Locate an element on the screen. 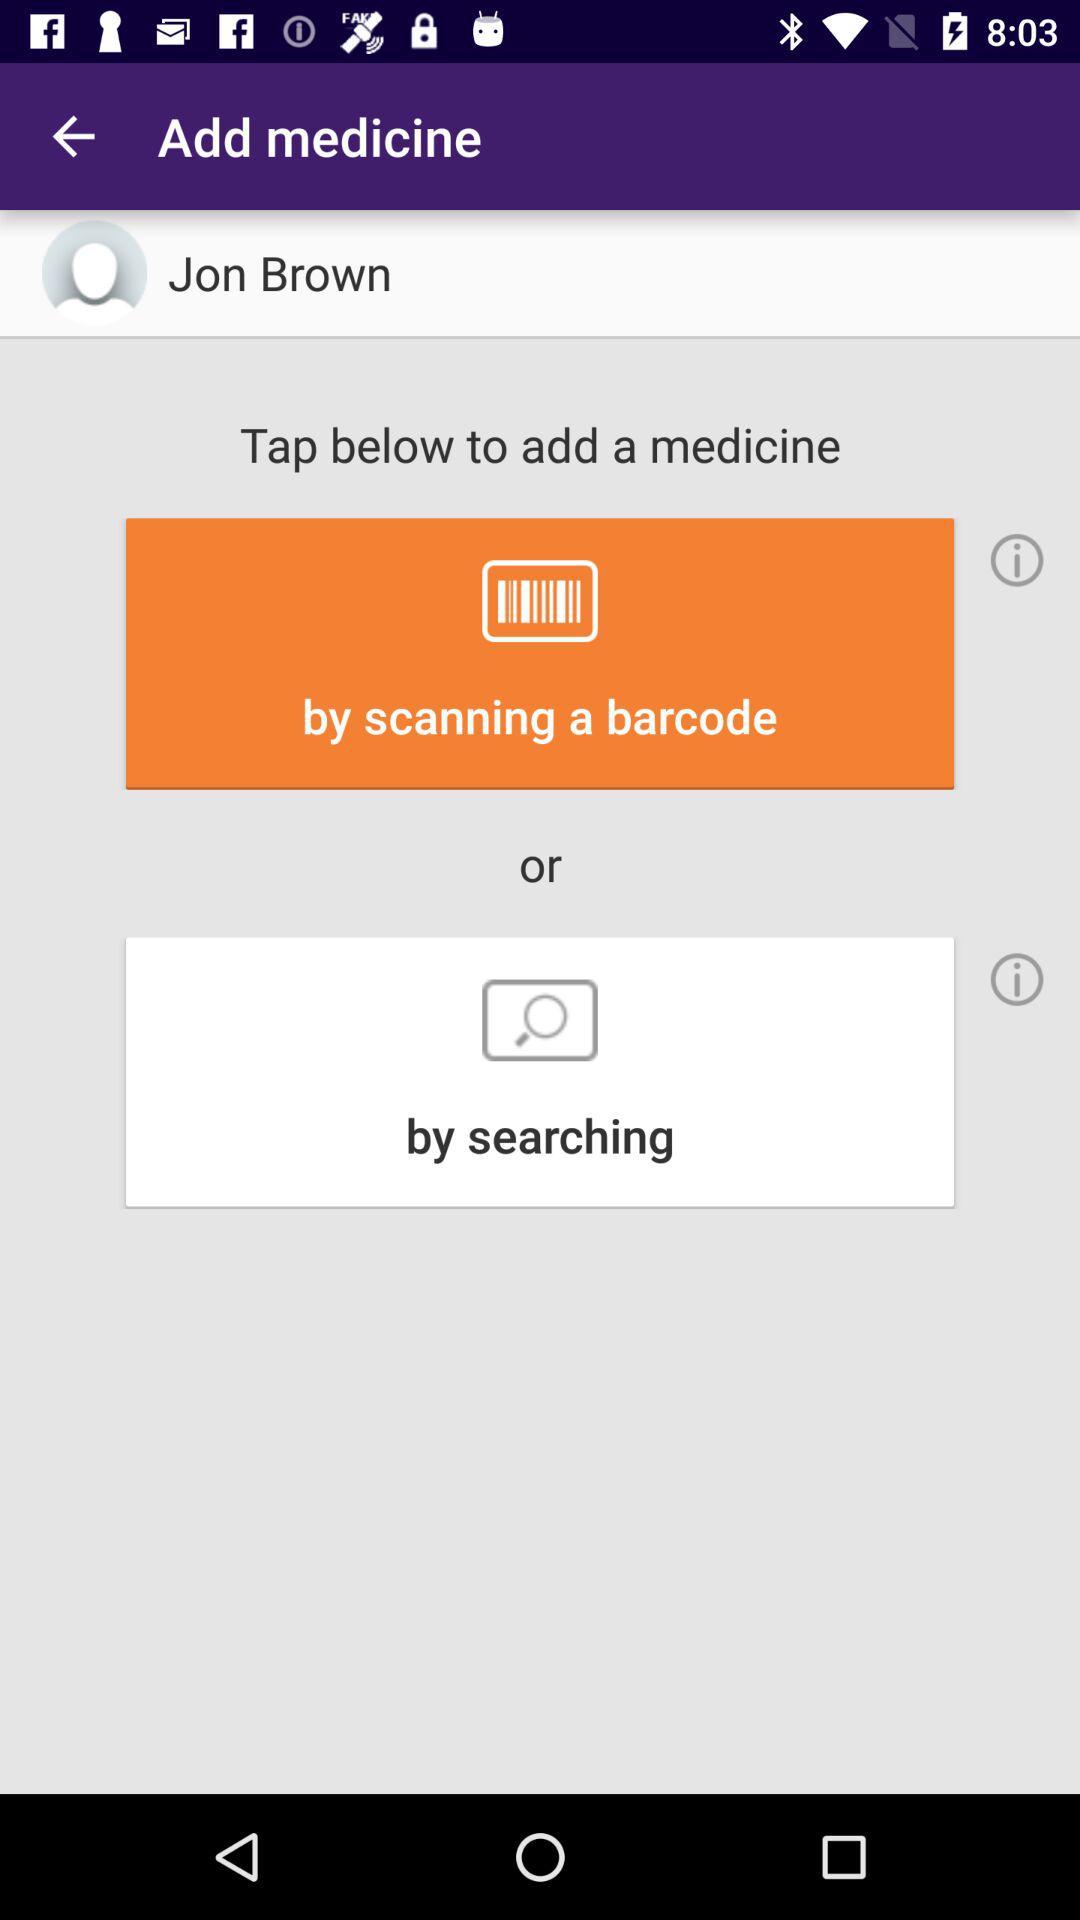 This screenshot has width=1080, height=1920. see information is located at coordinates (1017, 979).